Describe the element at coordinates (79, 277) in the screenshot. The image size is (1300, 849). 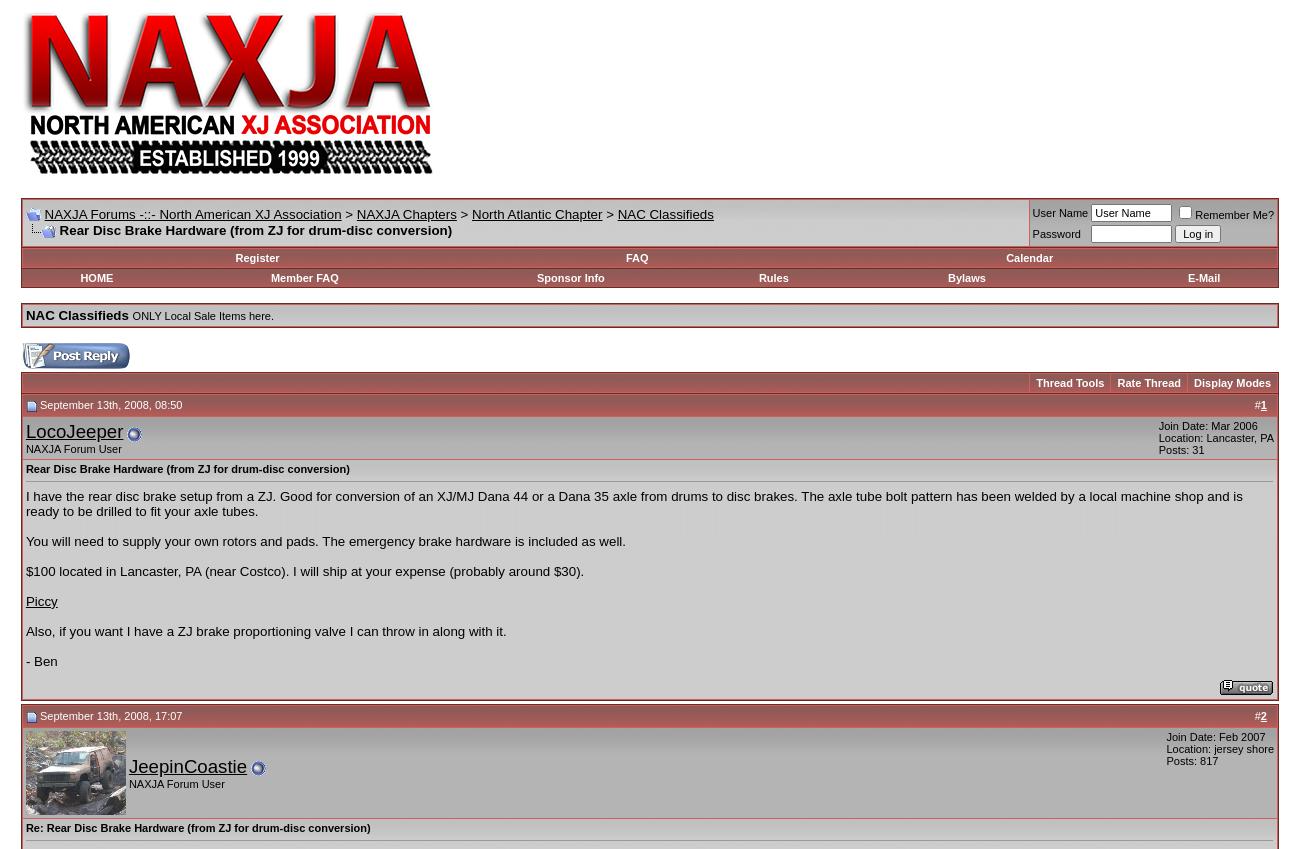
I see `'HOME'` at that location.